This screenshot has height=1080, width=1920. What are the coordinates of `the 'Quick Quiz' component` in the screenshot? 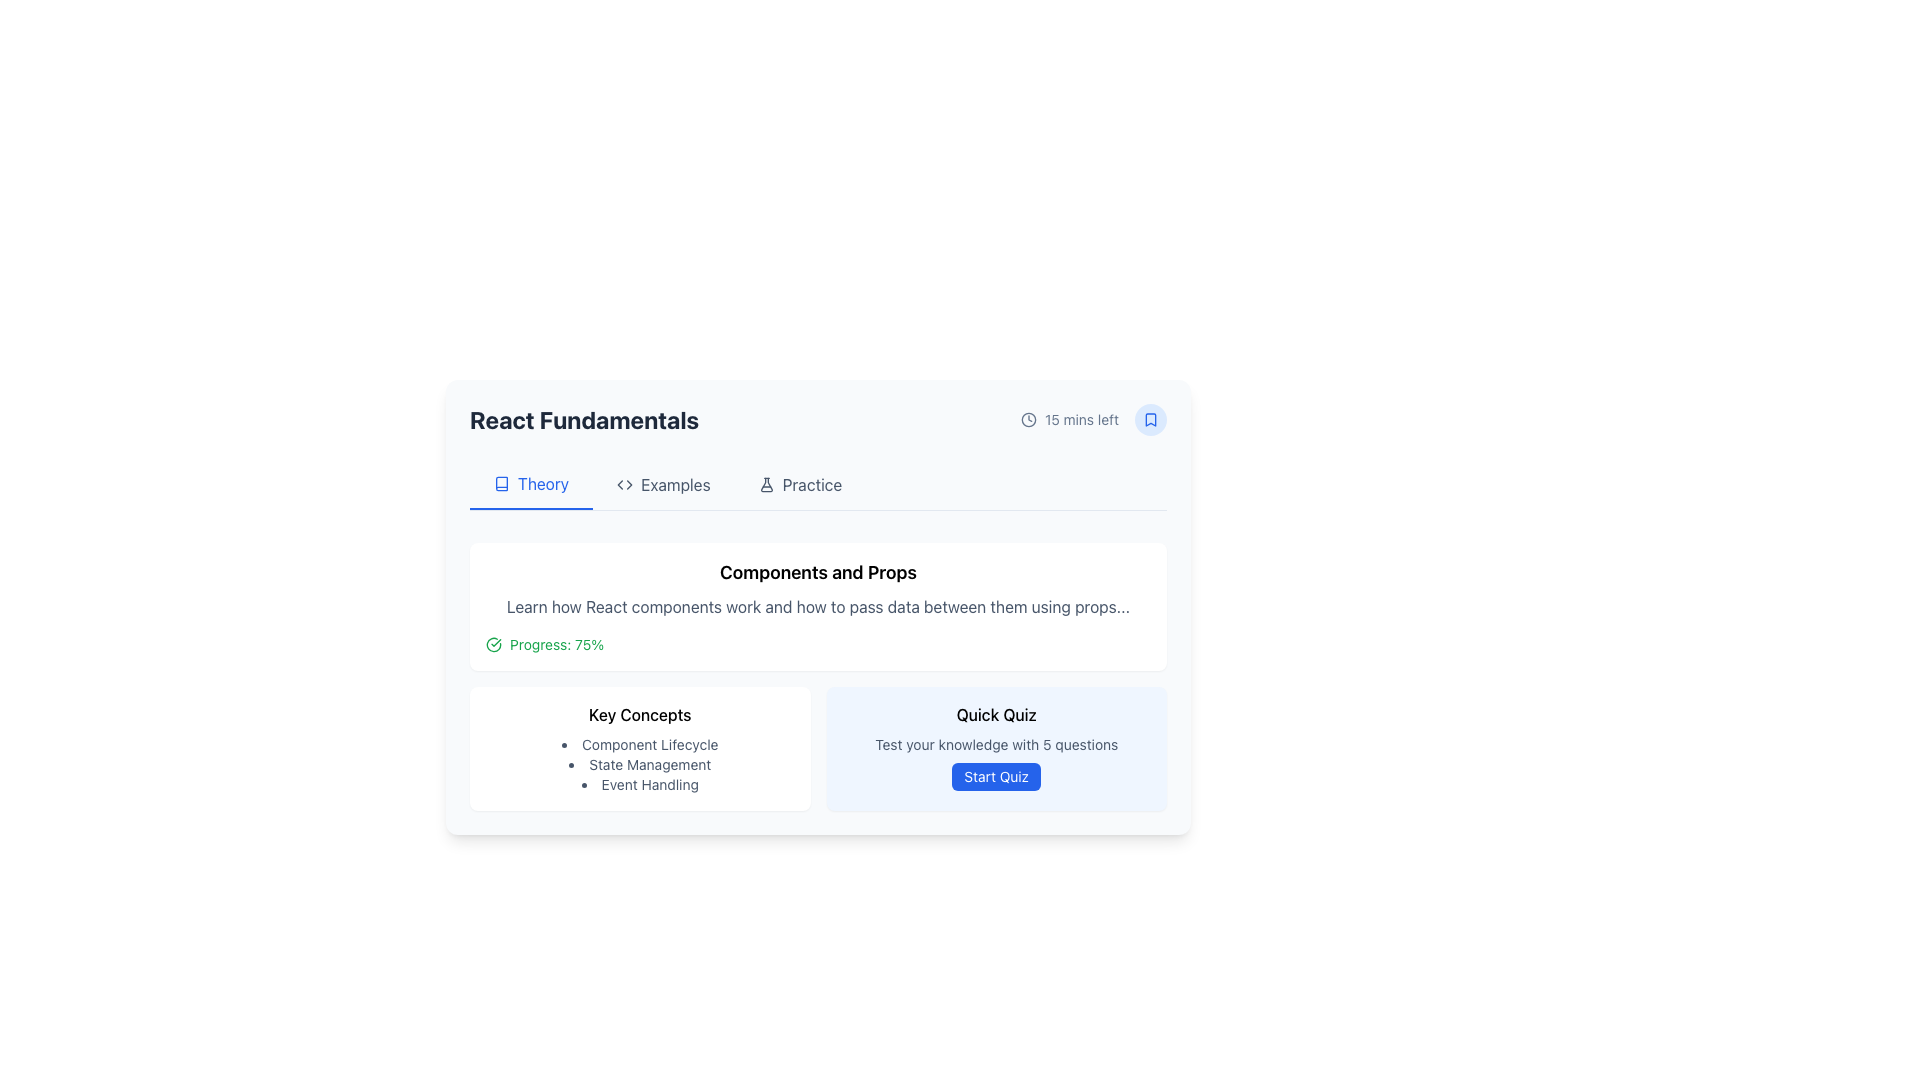 It's located at (996, 748).